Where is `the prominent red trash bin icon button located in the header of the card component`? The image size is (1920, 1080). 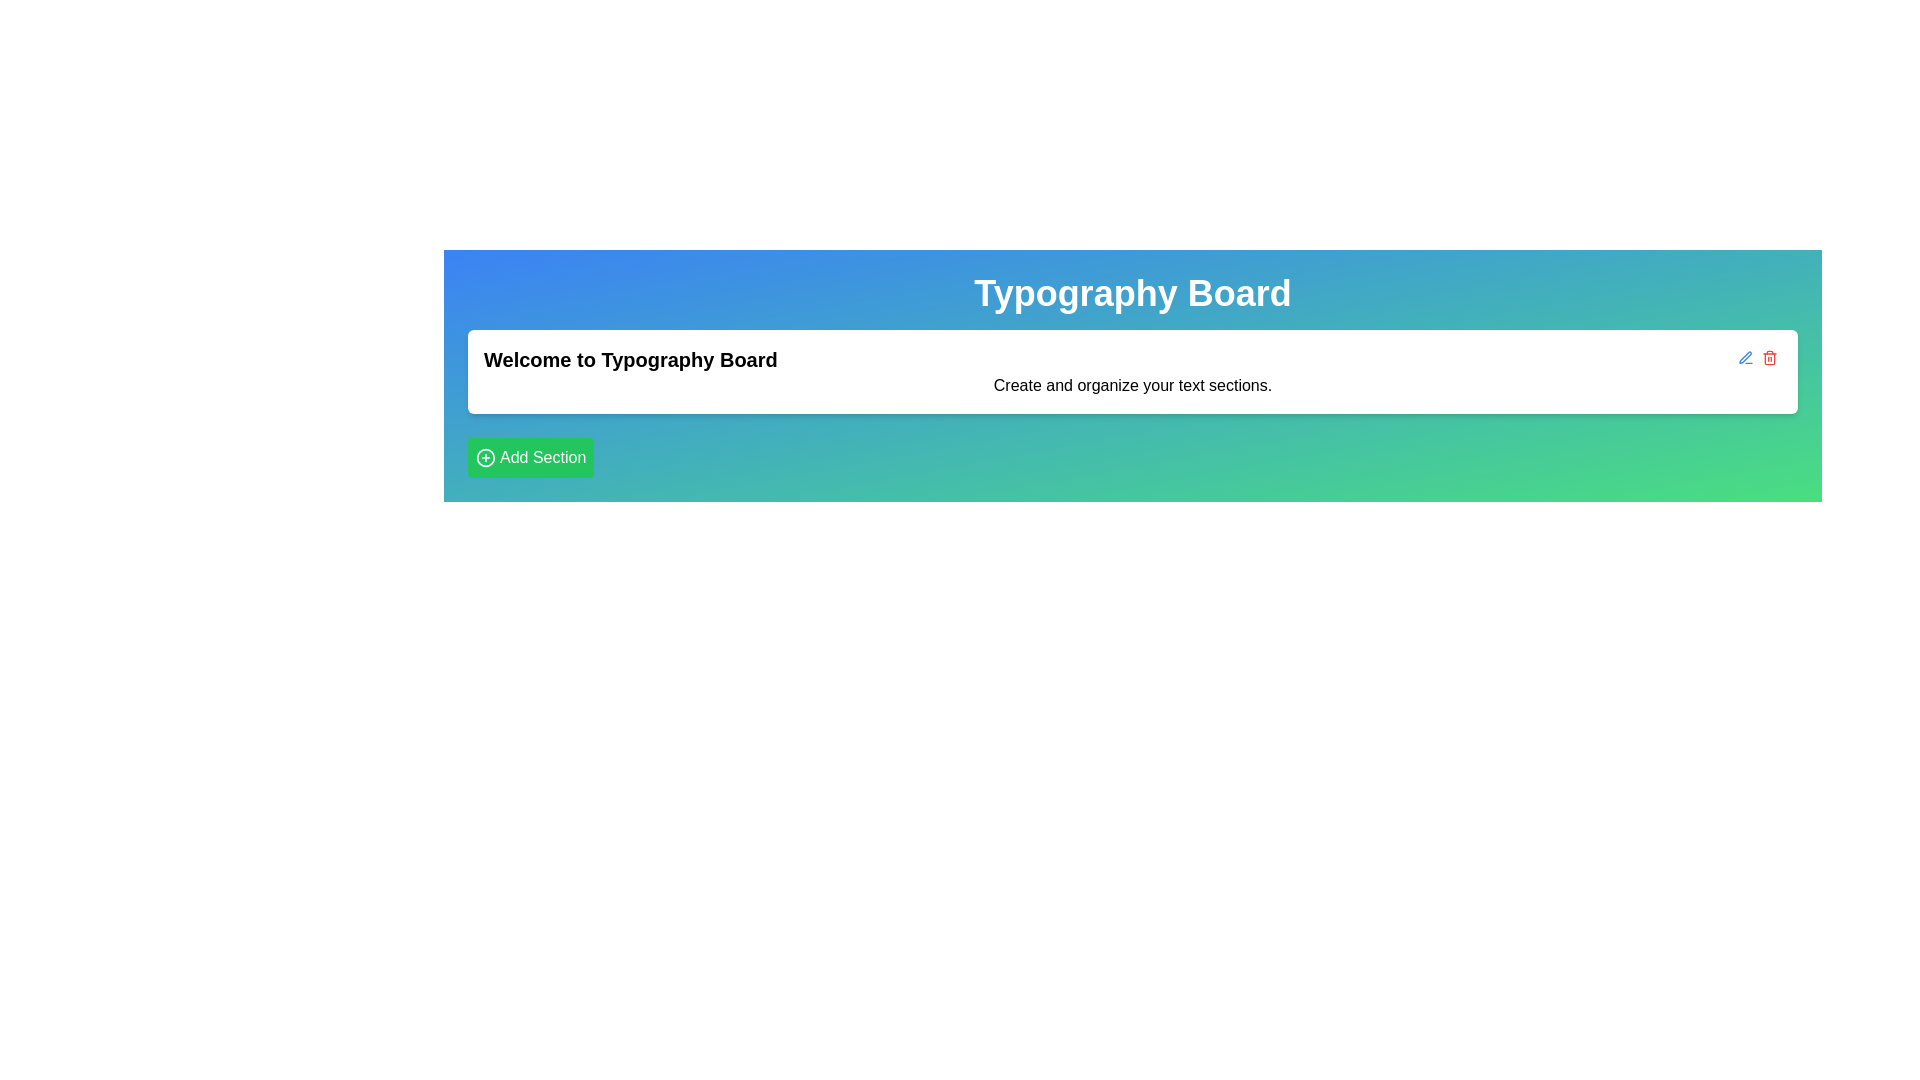 the prominent red trash bin icon button located in the header of the card component is located at coordinates (1770, 357).